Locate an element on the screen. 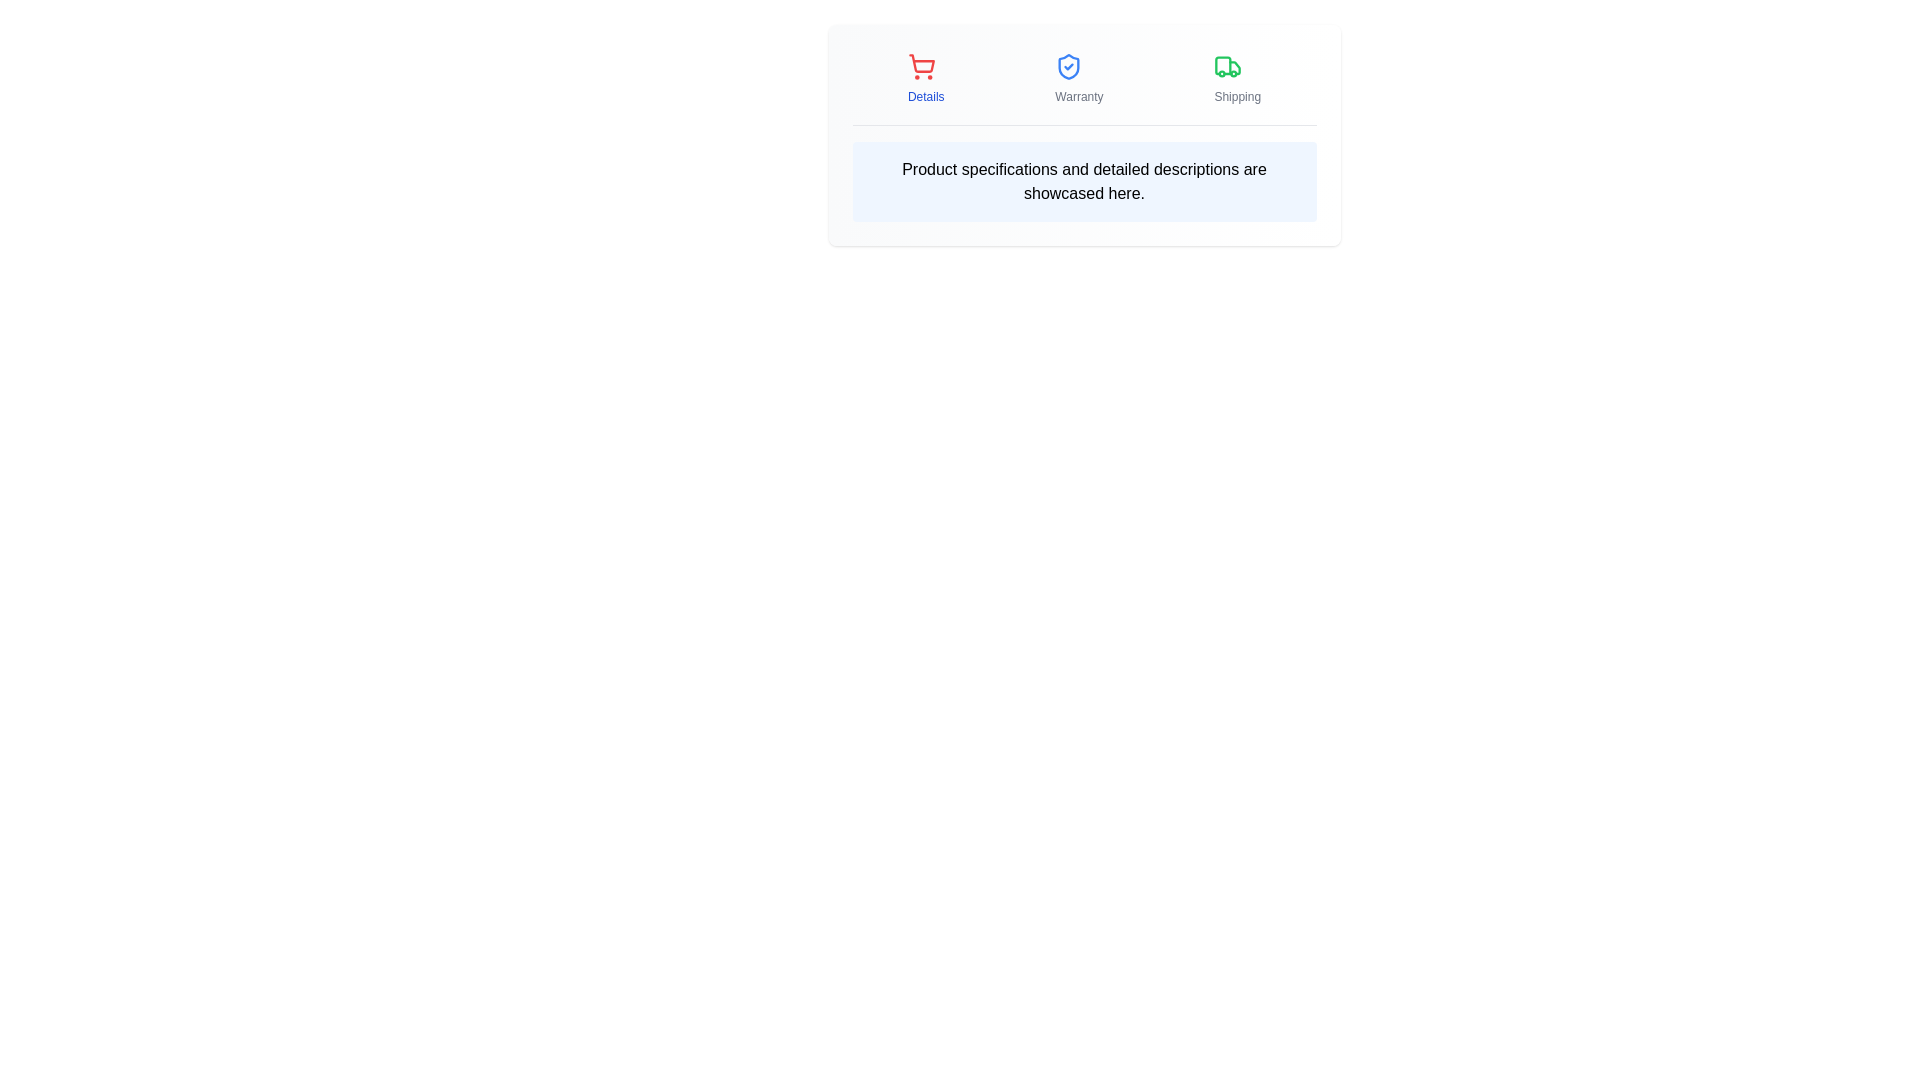 This screenshot has width=1920, height=1080. the Details tab is located at coordinates (925, 77).